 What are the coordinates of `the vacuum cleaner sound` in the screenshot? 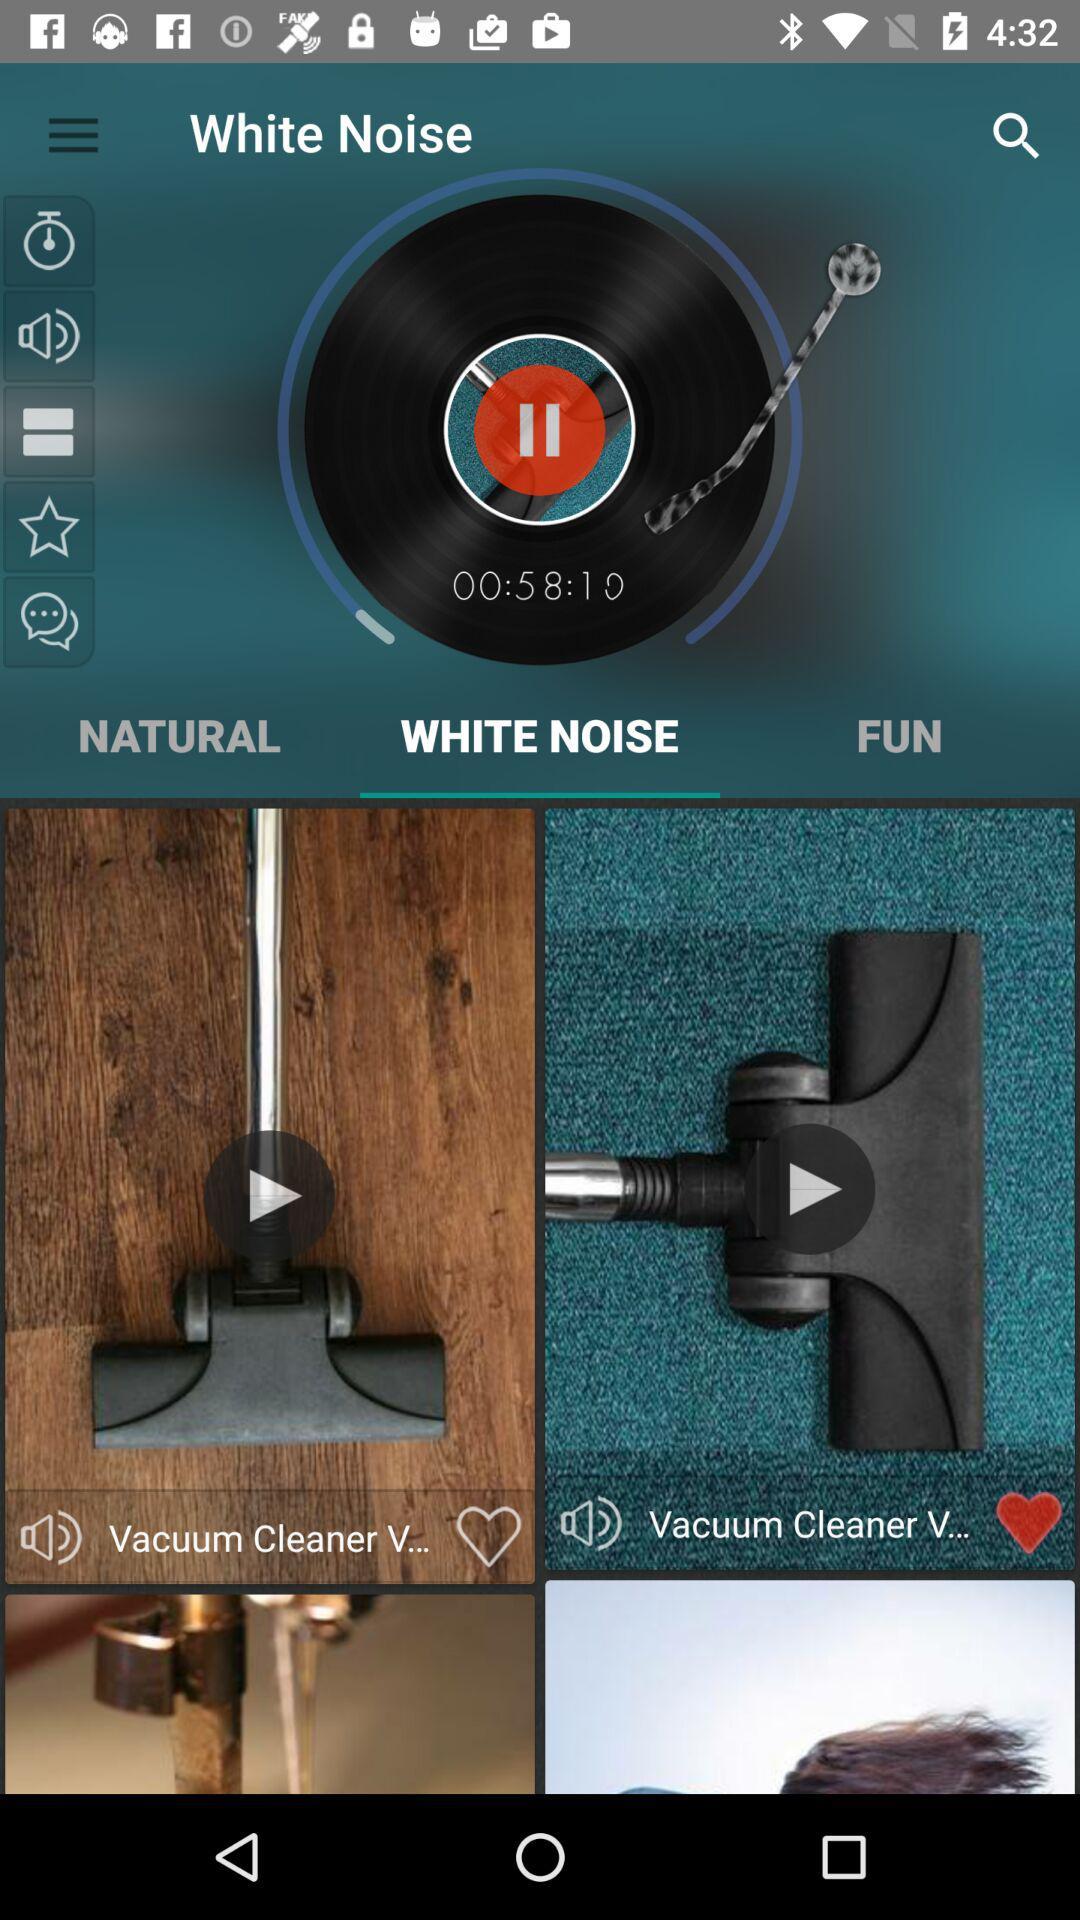 It's located at (268, 1195).